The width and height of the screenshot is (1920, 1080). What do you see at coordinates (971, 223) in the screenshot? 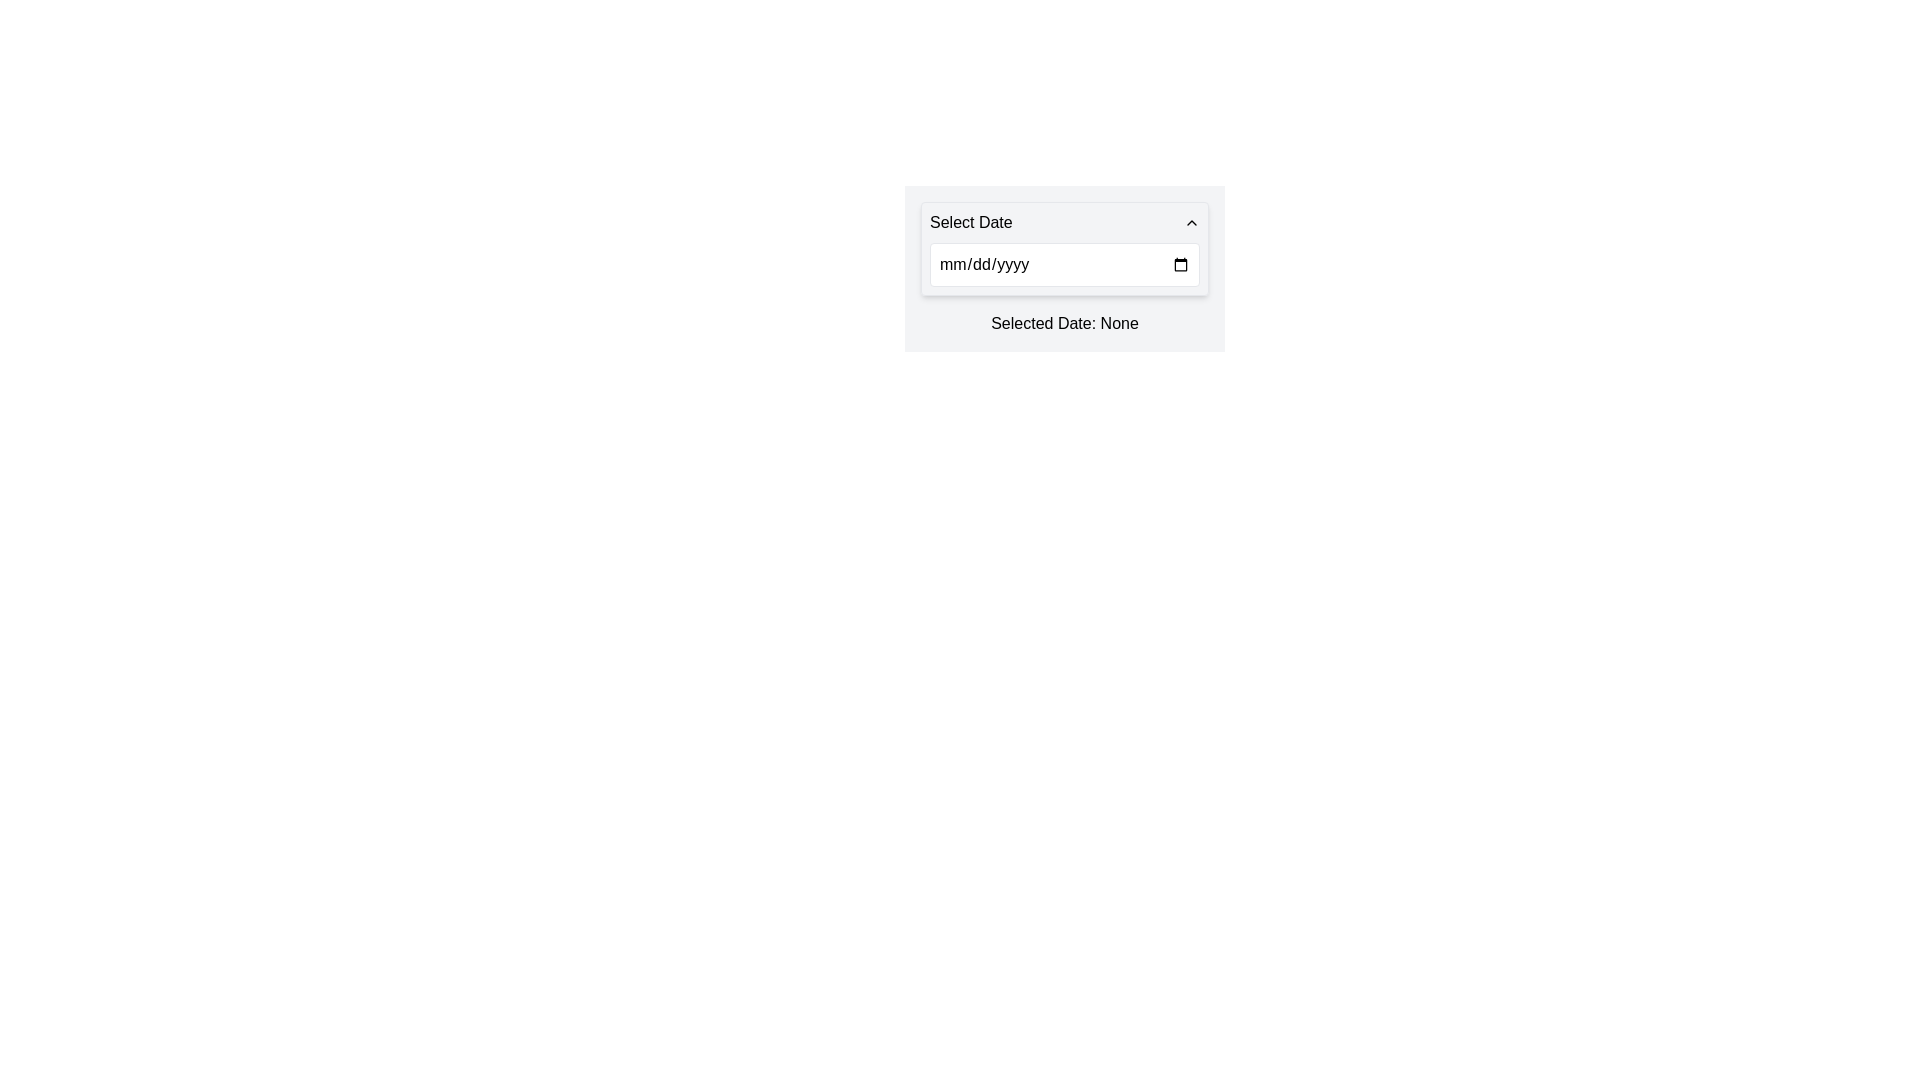
I see `the 'Select Date' text label, which is bold and located at the top-left corner of the date picker component` at bounding box center [971, 223].